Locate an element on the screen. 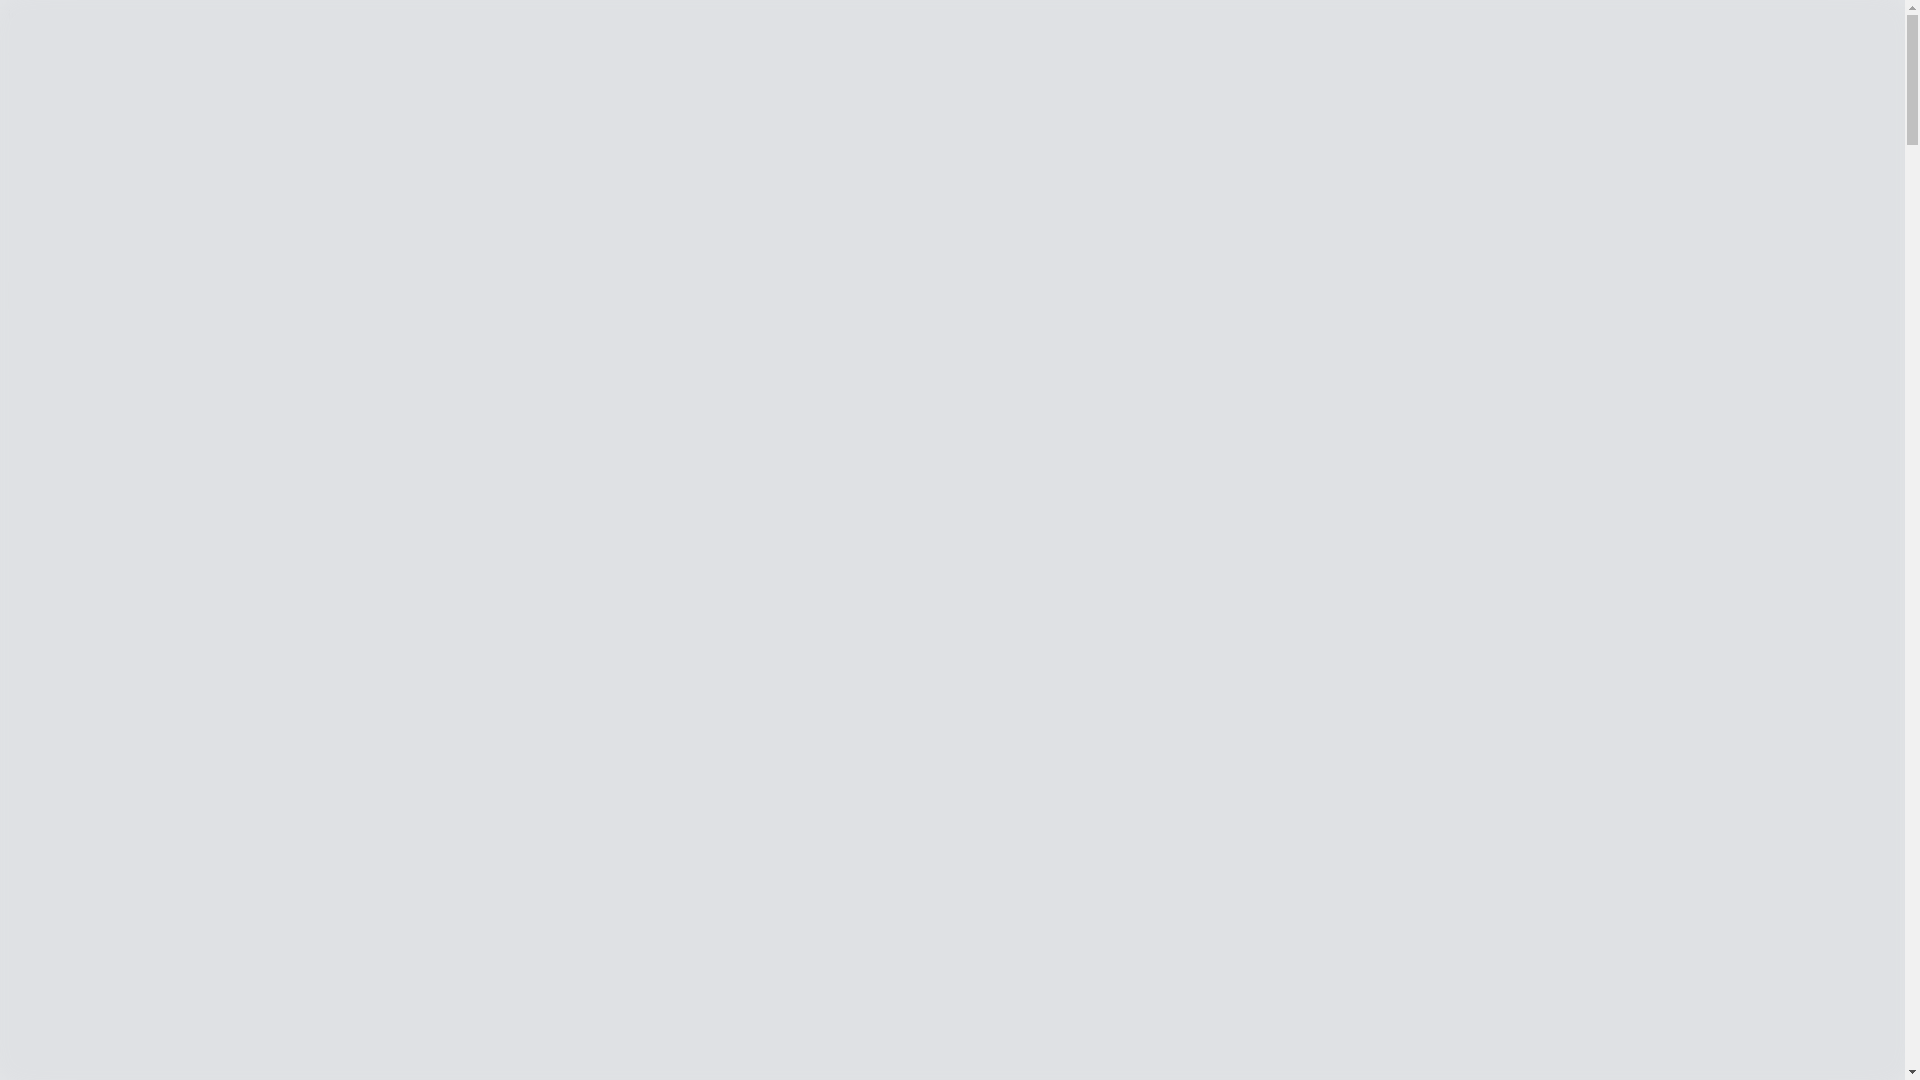 The width and height of the screenshot is (1920, 1080). 'Shop' is located at coordinates (57, 368).